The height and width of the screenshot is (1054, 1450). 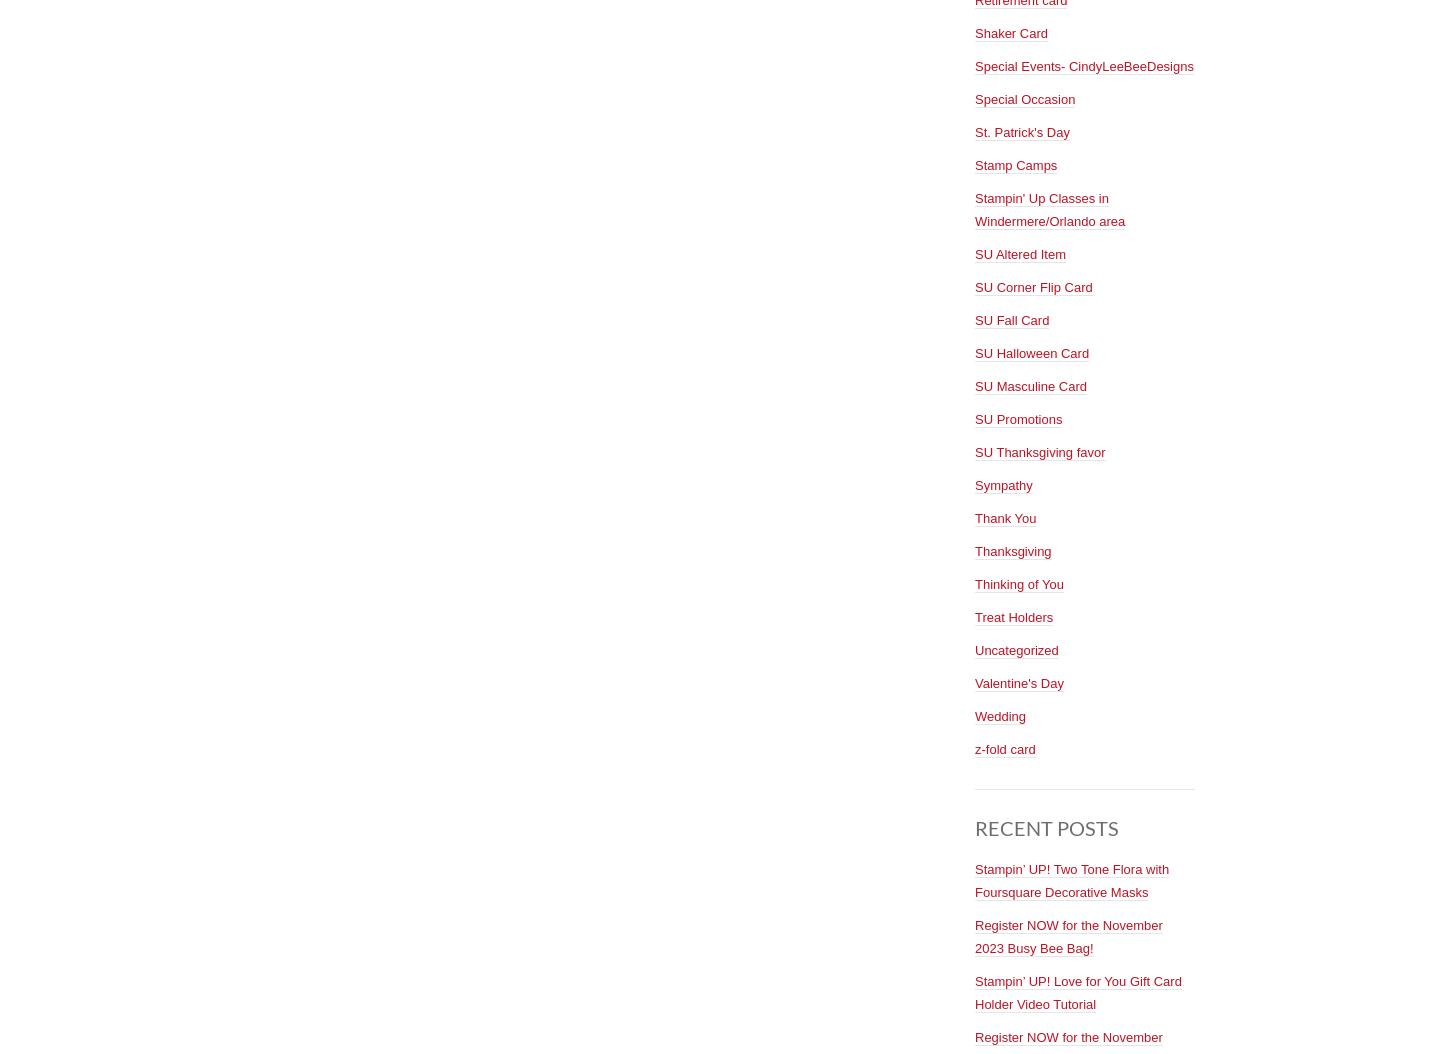 What do you see at coordinates (1019, 682) in the screenshot?
I see `'Valentine's Day'` at bounding box center [1019, 682].